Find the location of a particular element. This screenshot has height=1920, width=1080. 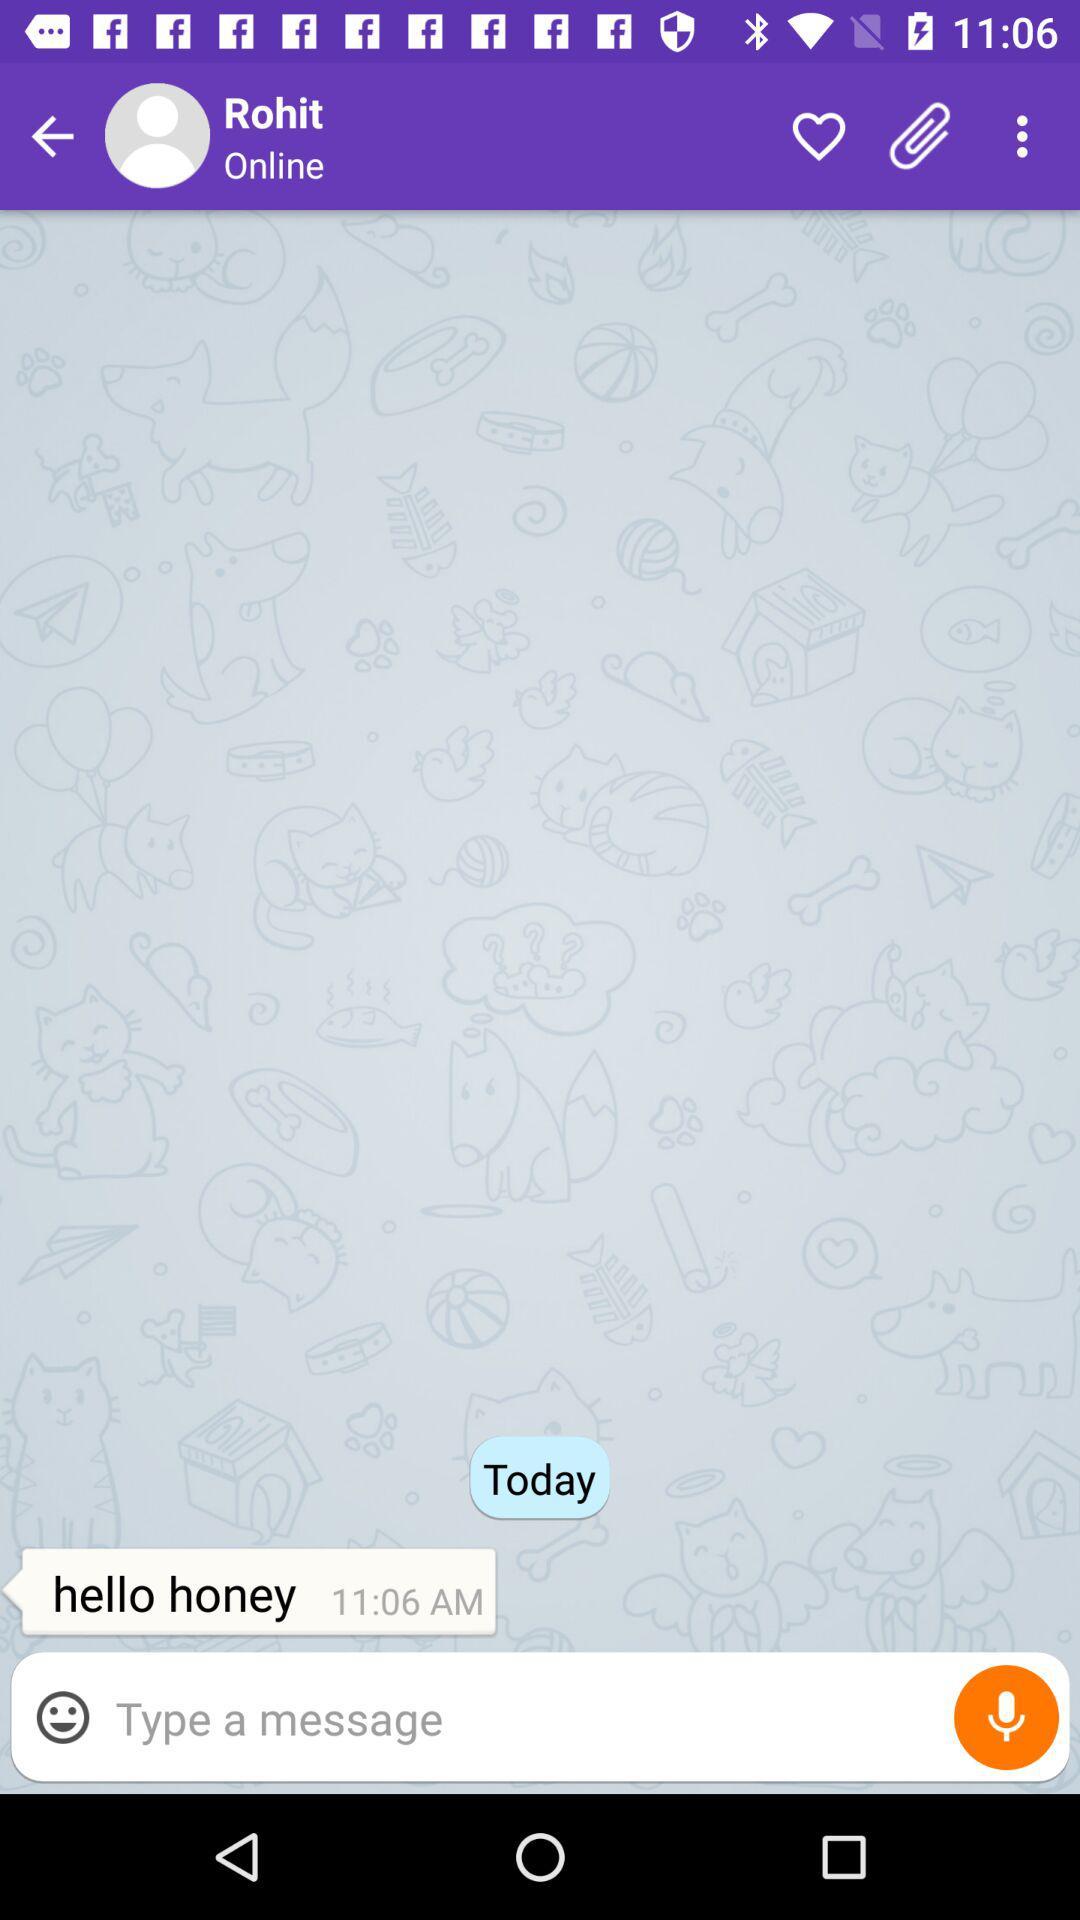

type is located at coordinates (582, 1716).